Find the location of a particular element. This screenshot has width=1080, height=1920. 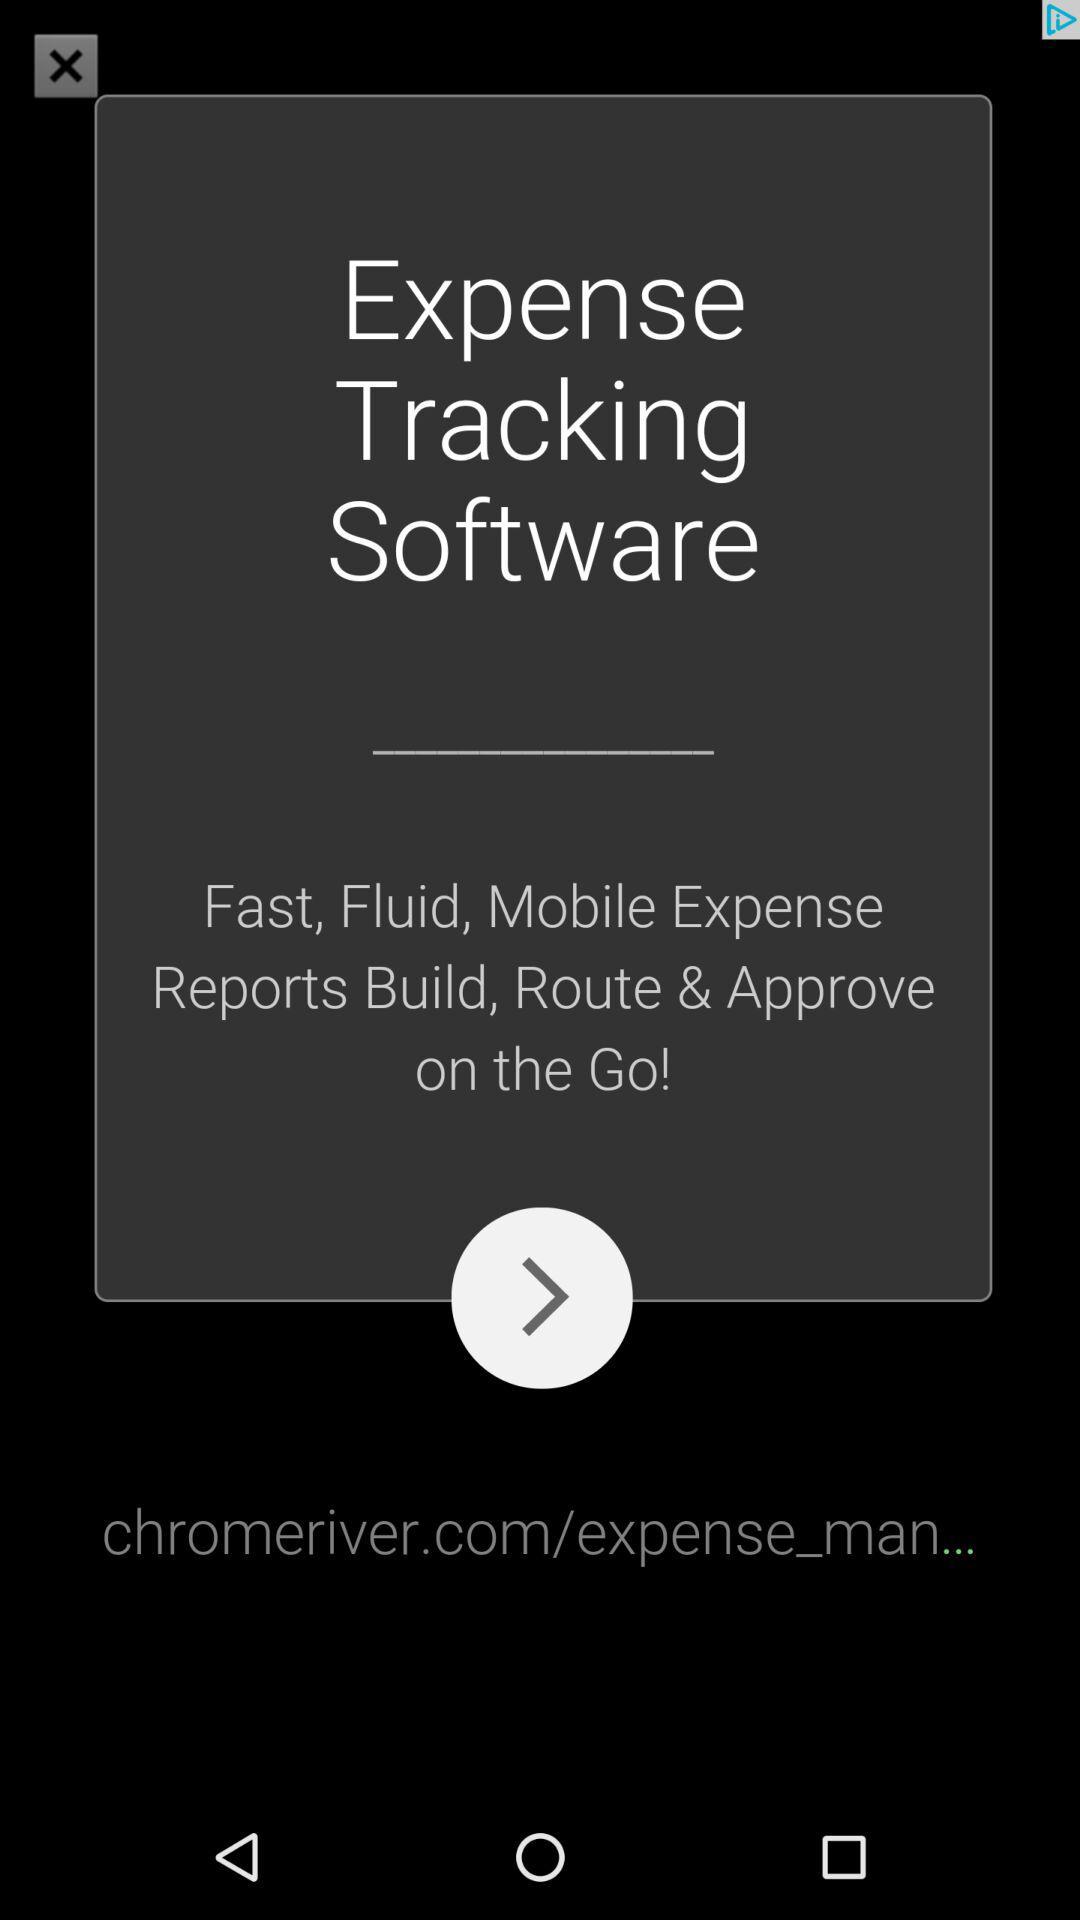

the close icon is located at coordinates (64, 65).